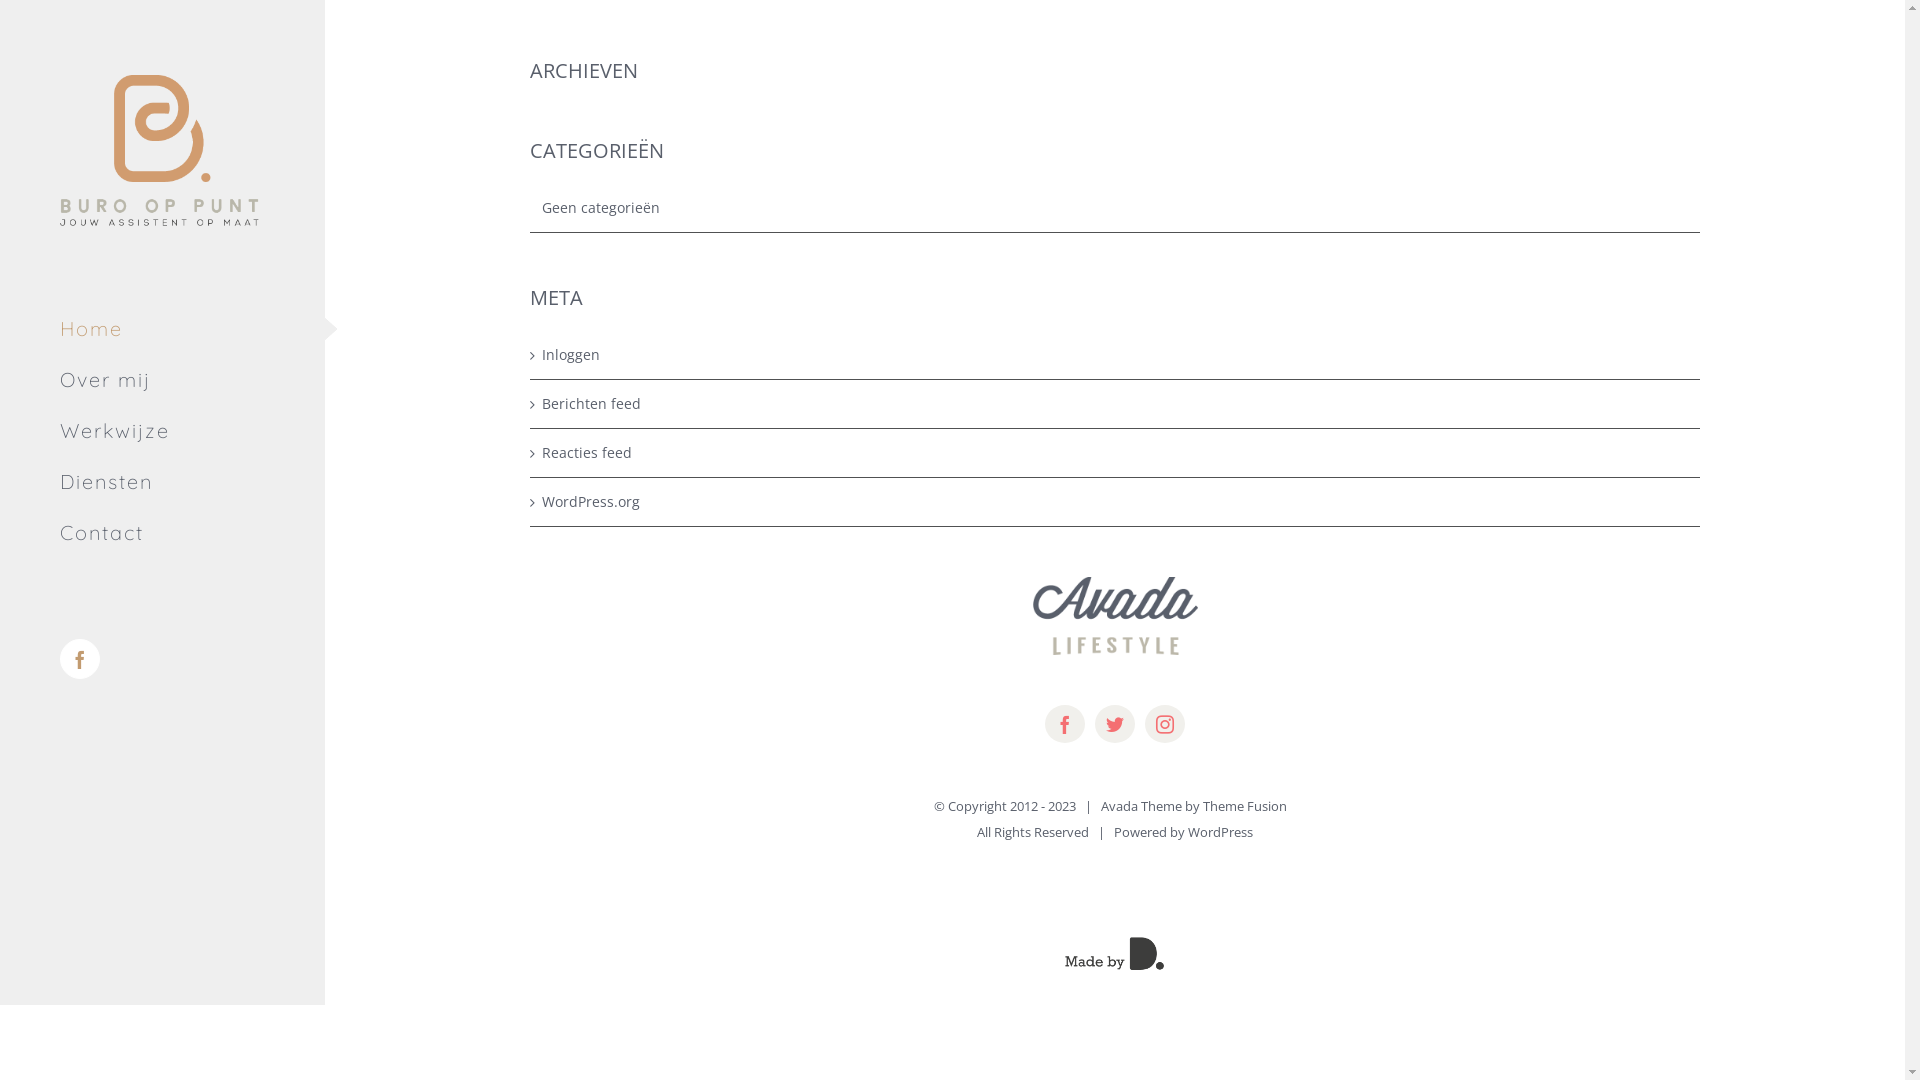 The height and width of the screenshot is (1080, 1920). What do you see at coordinates (162, 380) in the screenshot?
I see `'Over mij'` at bounding box center [162, 380].